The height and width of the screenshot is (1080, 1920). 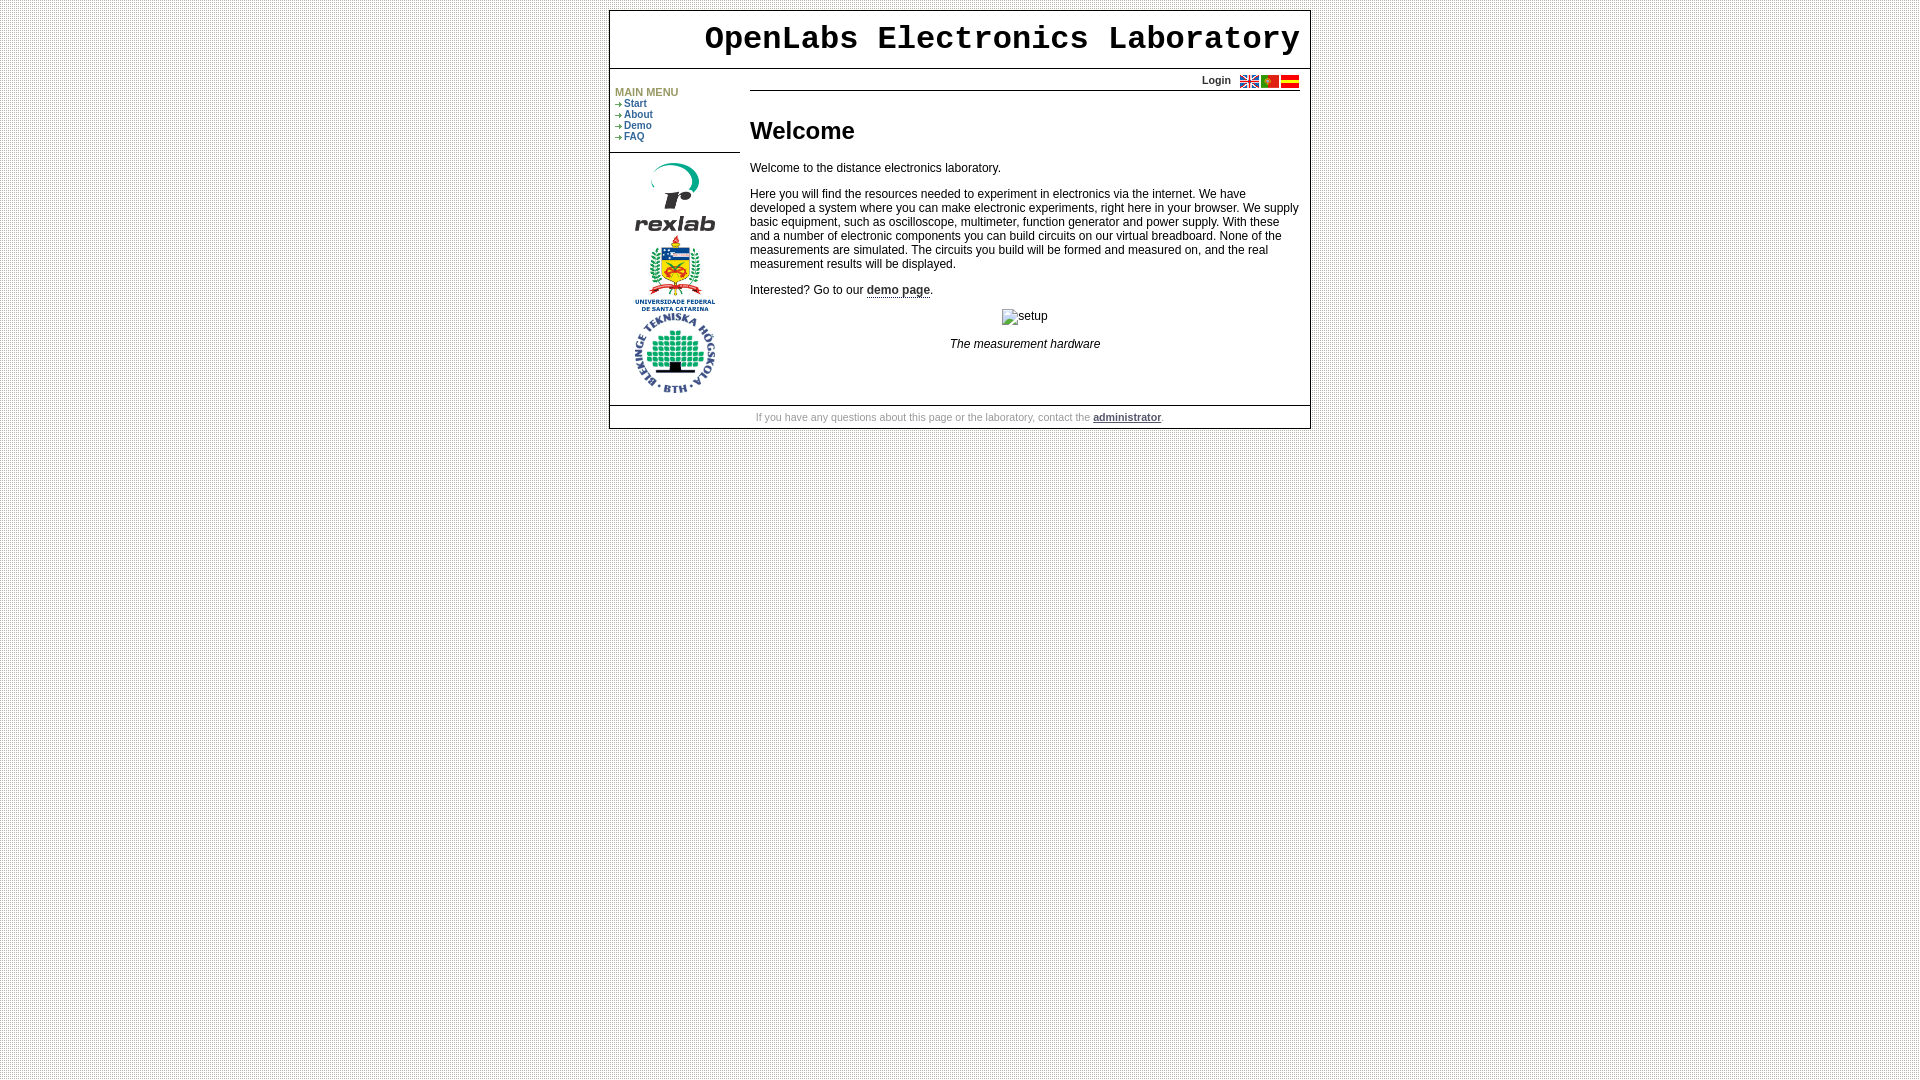 What do you see at coordinates (897, 290) in the screenshot?
I see `'demo page'` at bounding box center [897, 290].